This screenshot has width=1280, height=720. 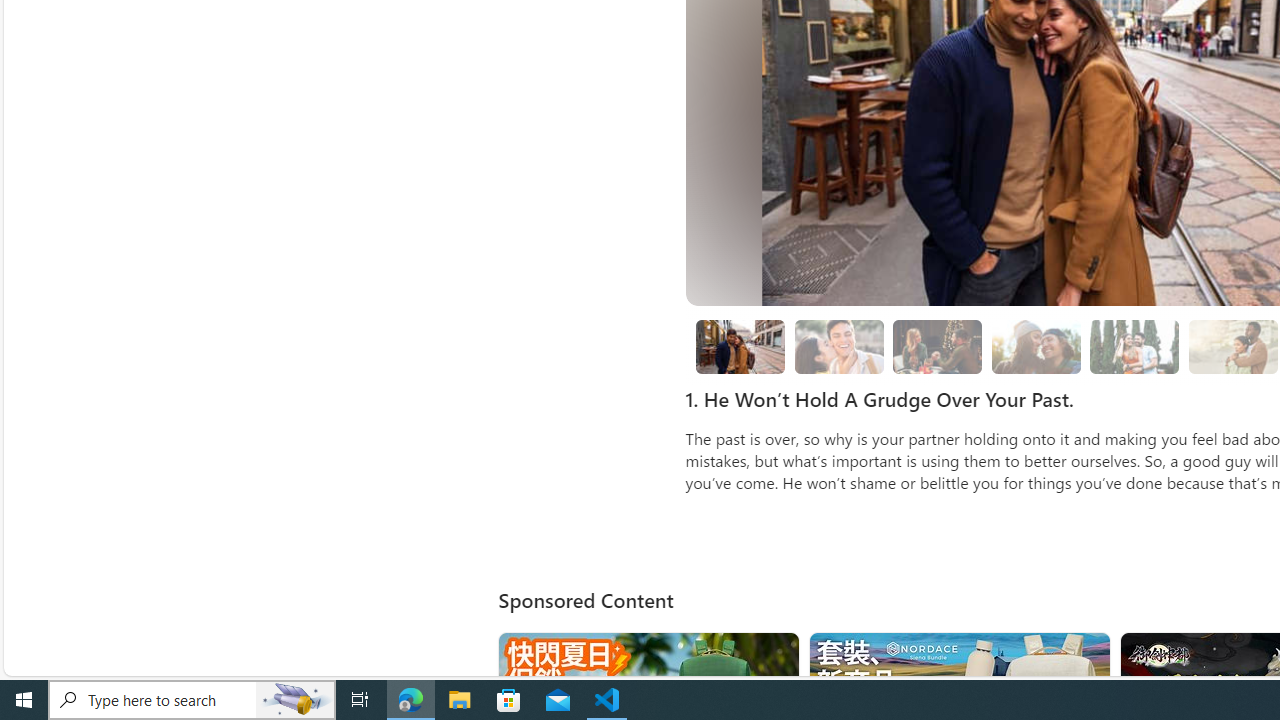 What do you see at coordinates (1231, 345) in the screenshot?
I see `'boyfriend holding girlfriend close sunshine'` at bounding box center [1231, 345].